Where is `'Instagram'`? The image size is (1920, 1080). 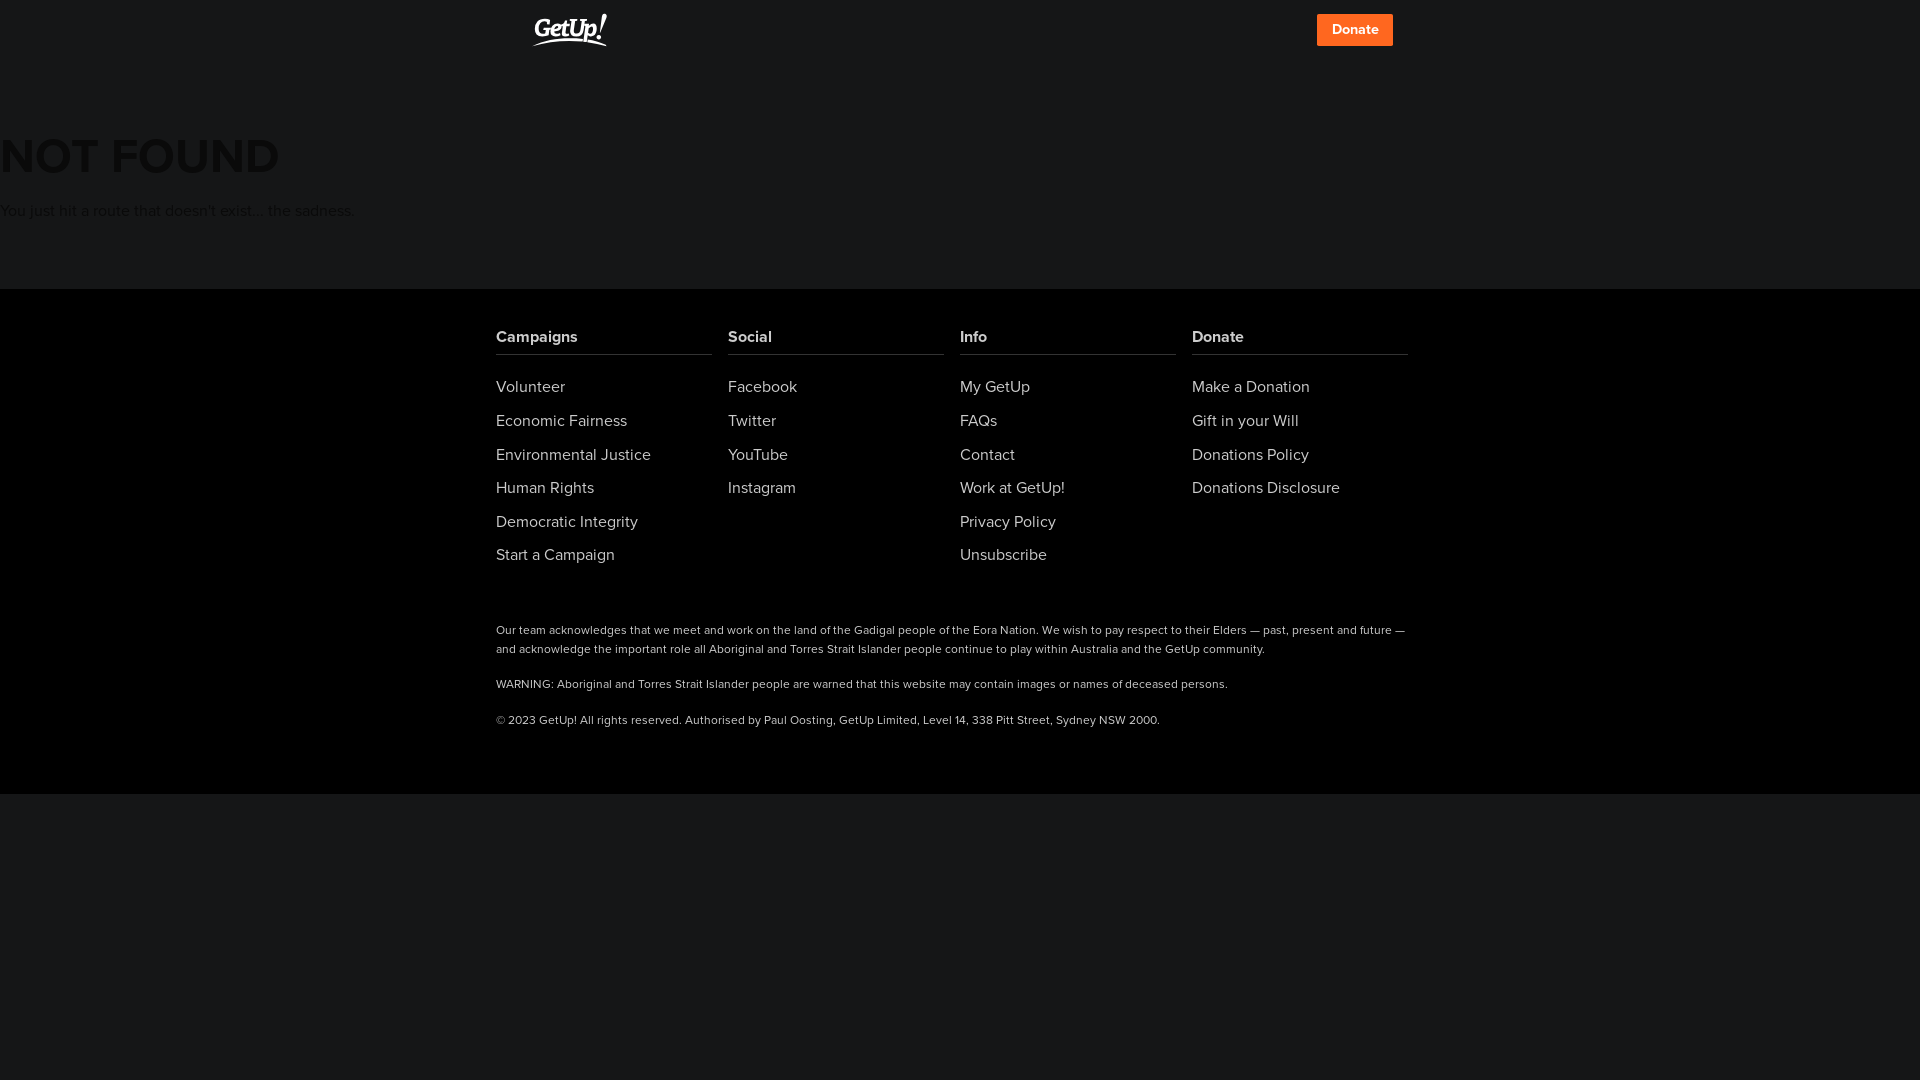 'Instagram' is located at coordinates (727, 488).